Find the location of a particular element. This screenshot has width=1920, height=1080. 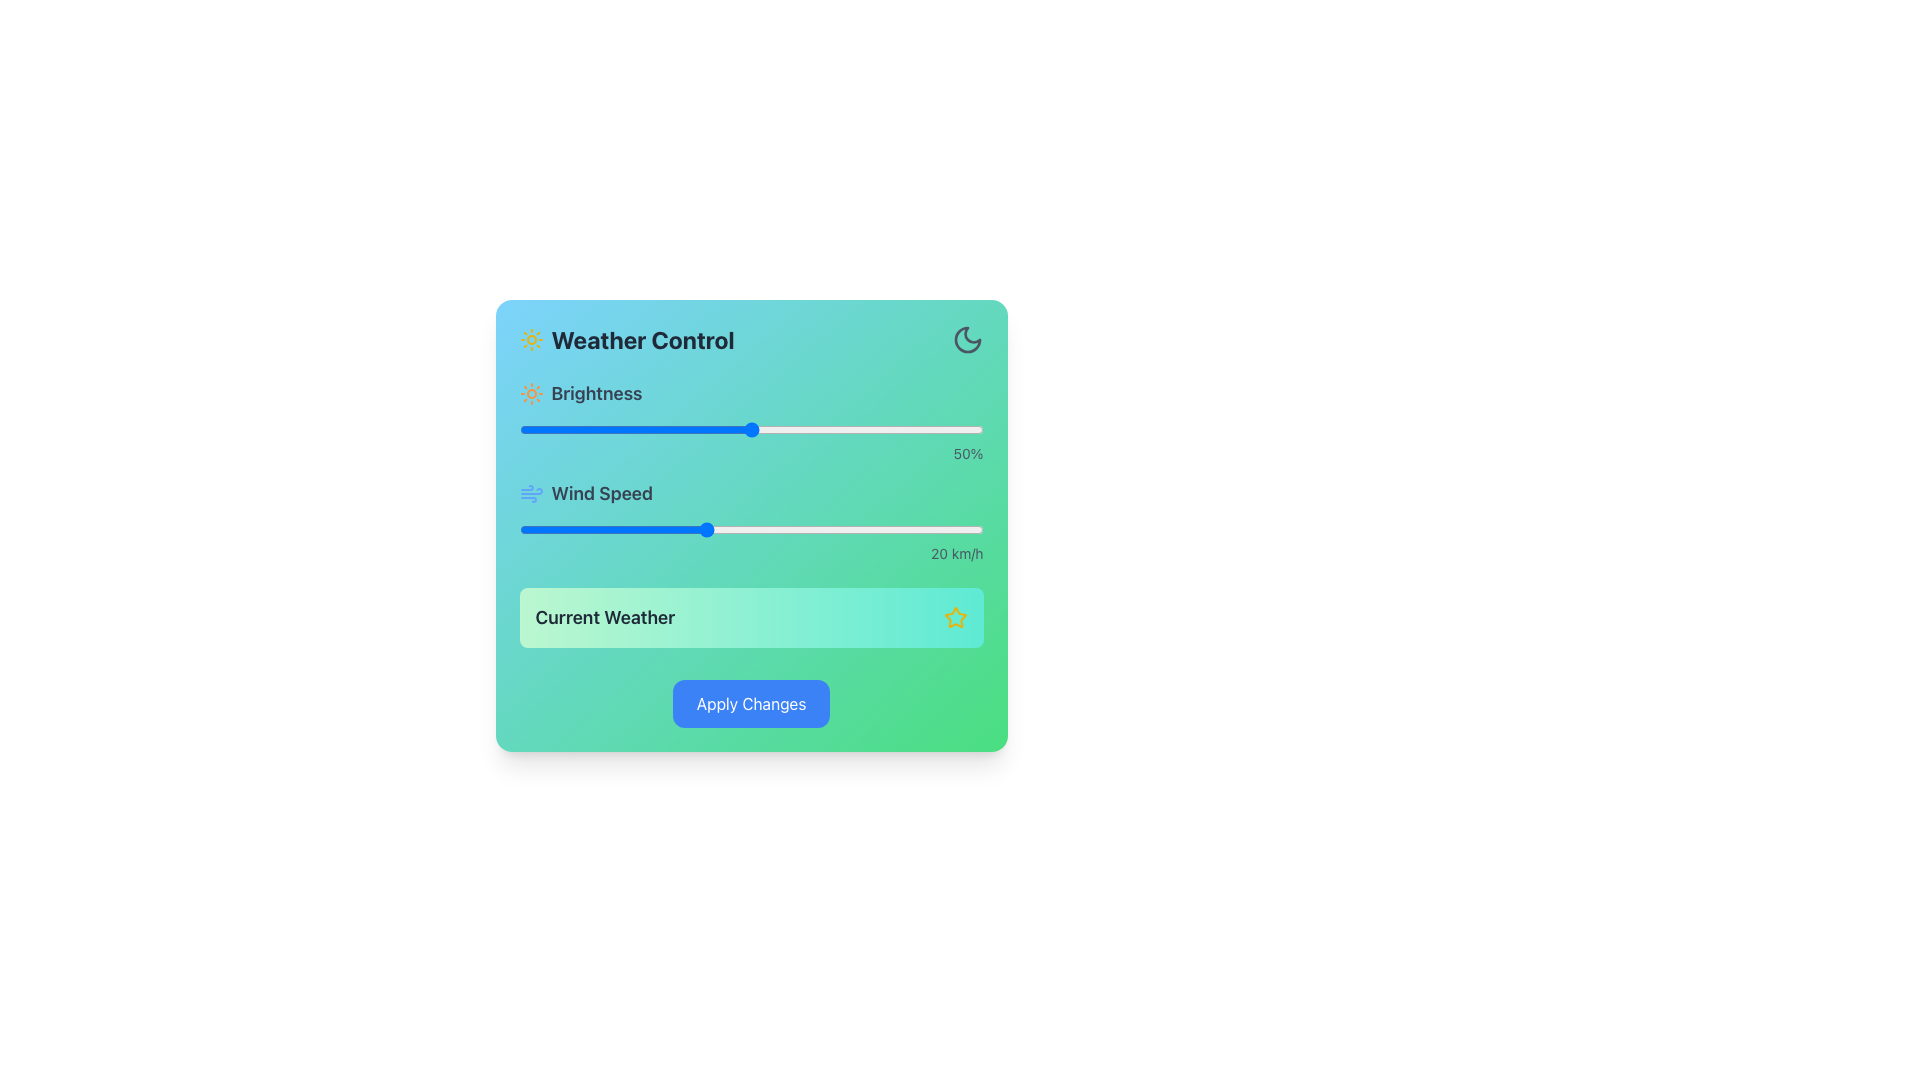

the wind speed control slider is located at coordinates (750, 520).